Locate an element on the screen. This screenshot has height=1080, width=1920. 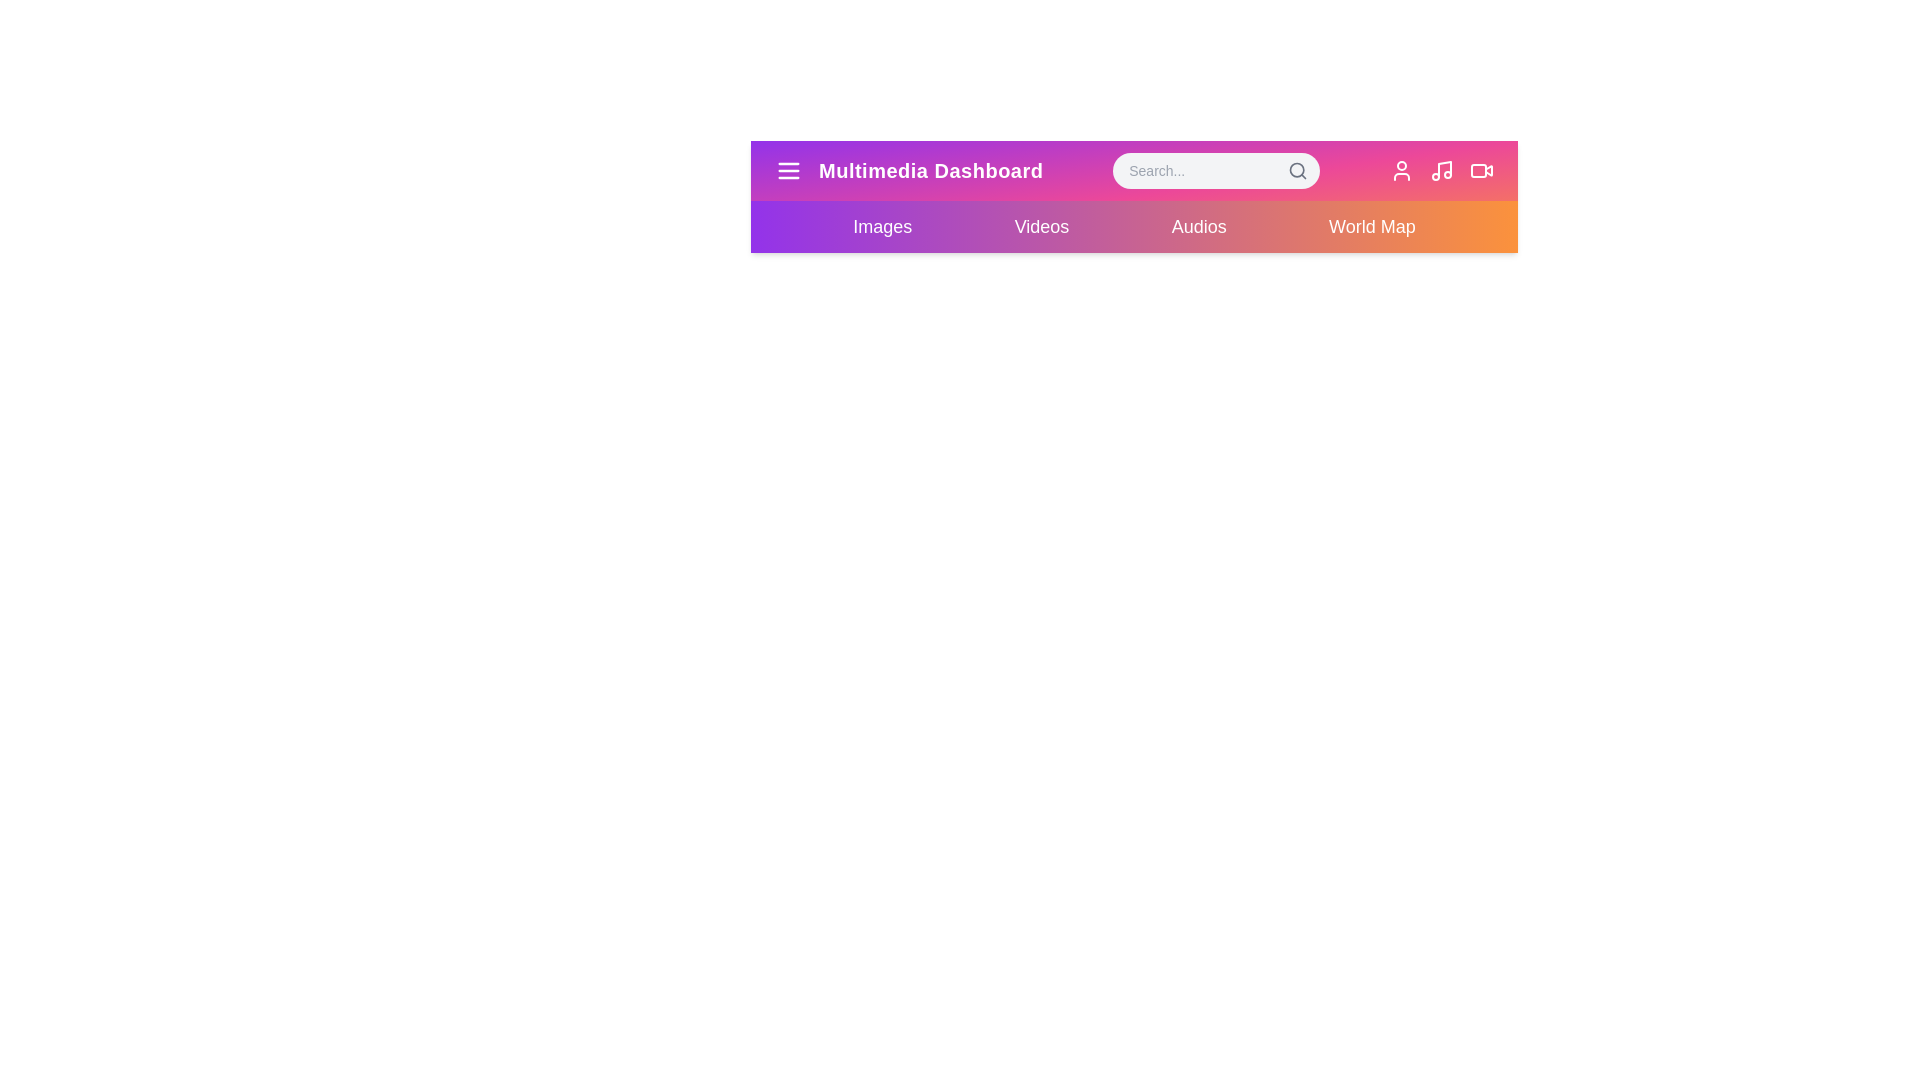
the video icon to play a video is located at coordinates (1482, 169).